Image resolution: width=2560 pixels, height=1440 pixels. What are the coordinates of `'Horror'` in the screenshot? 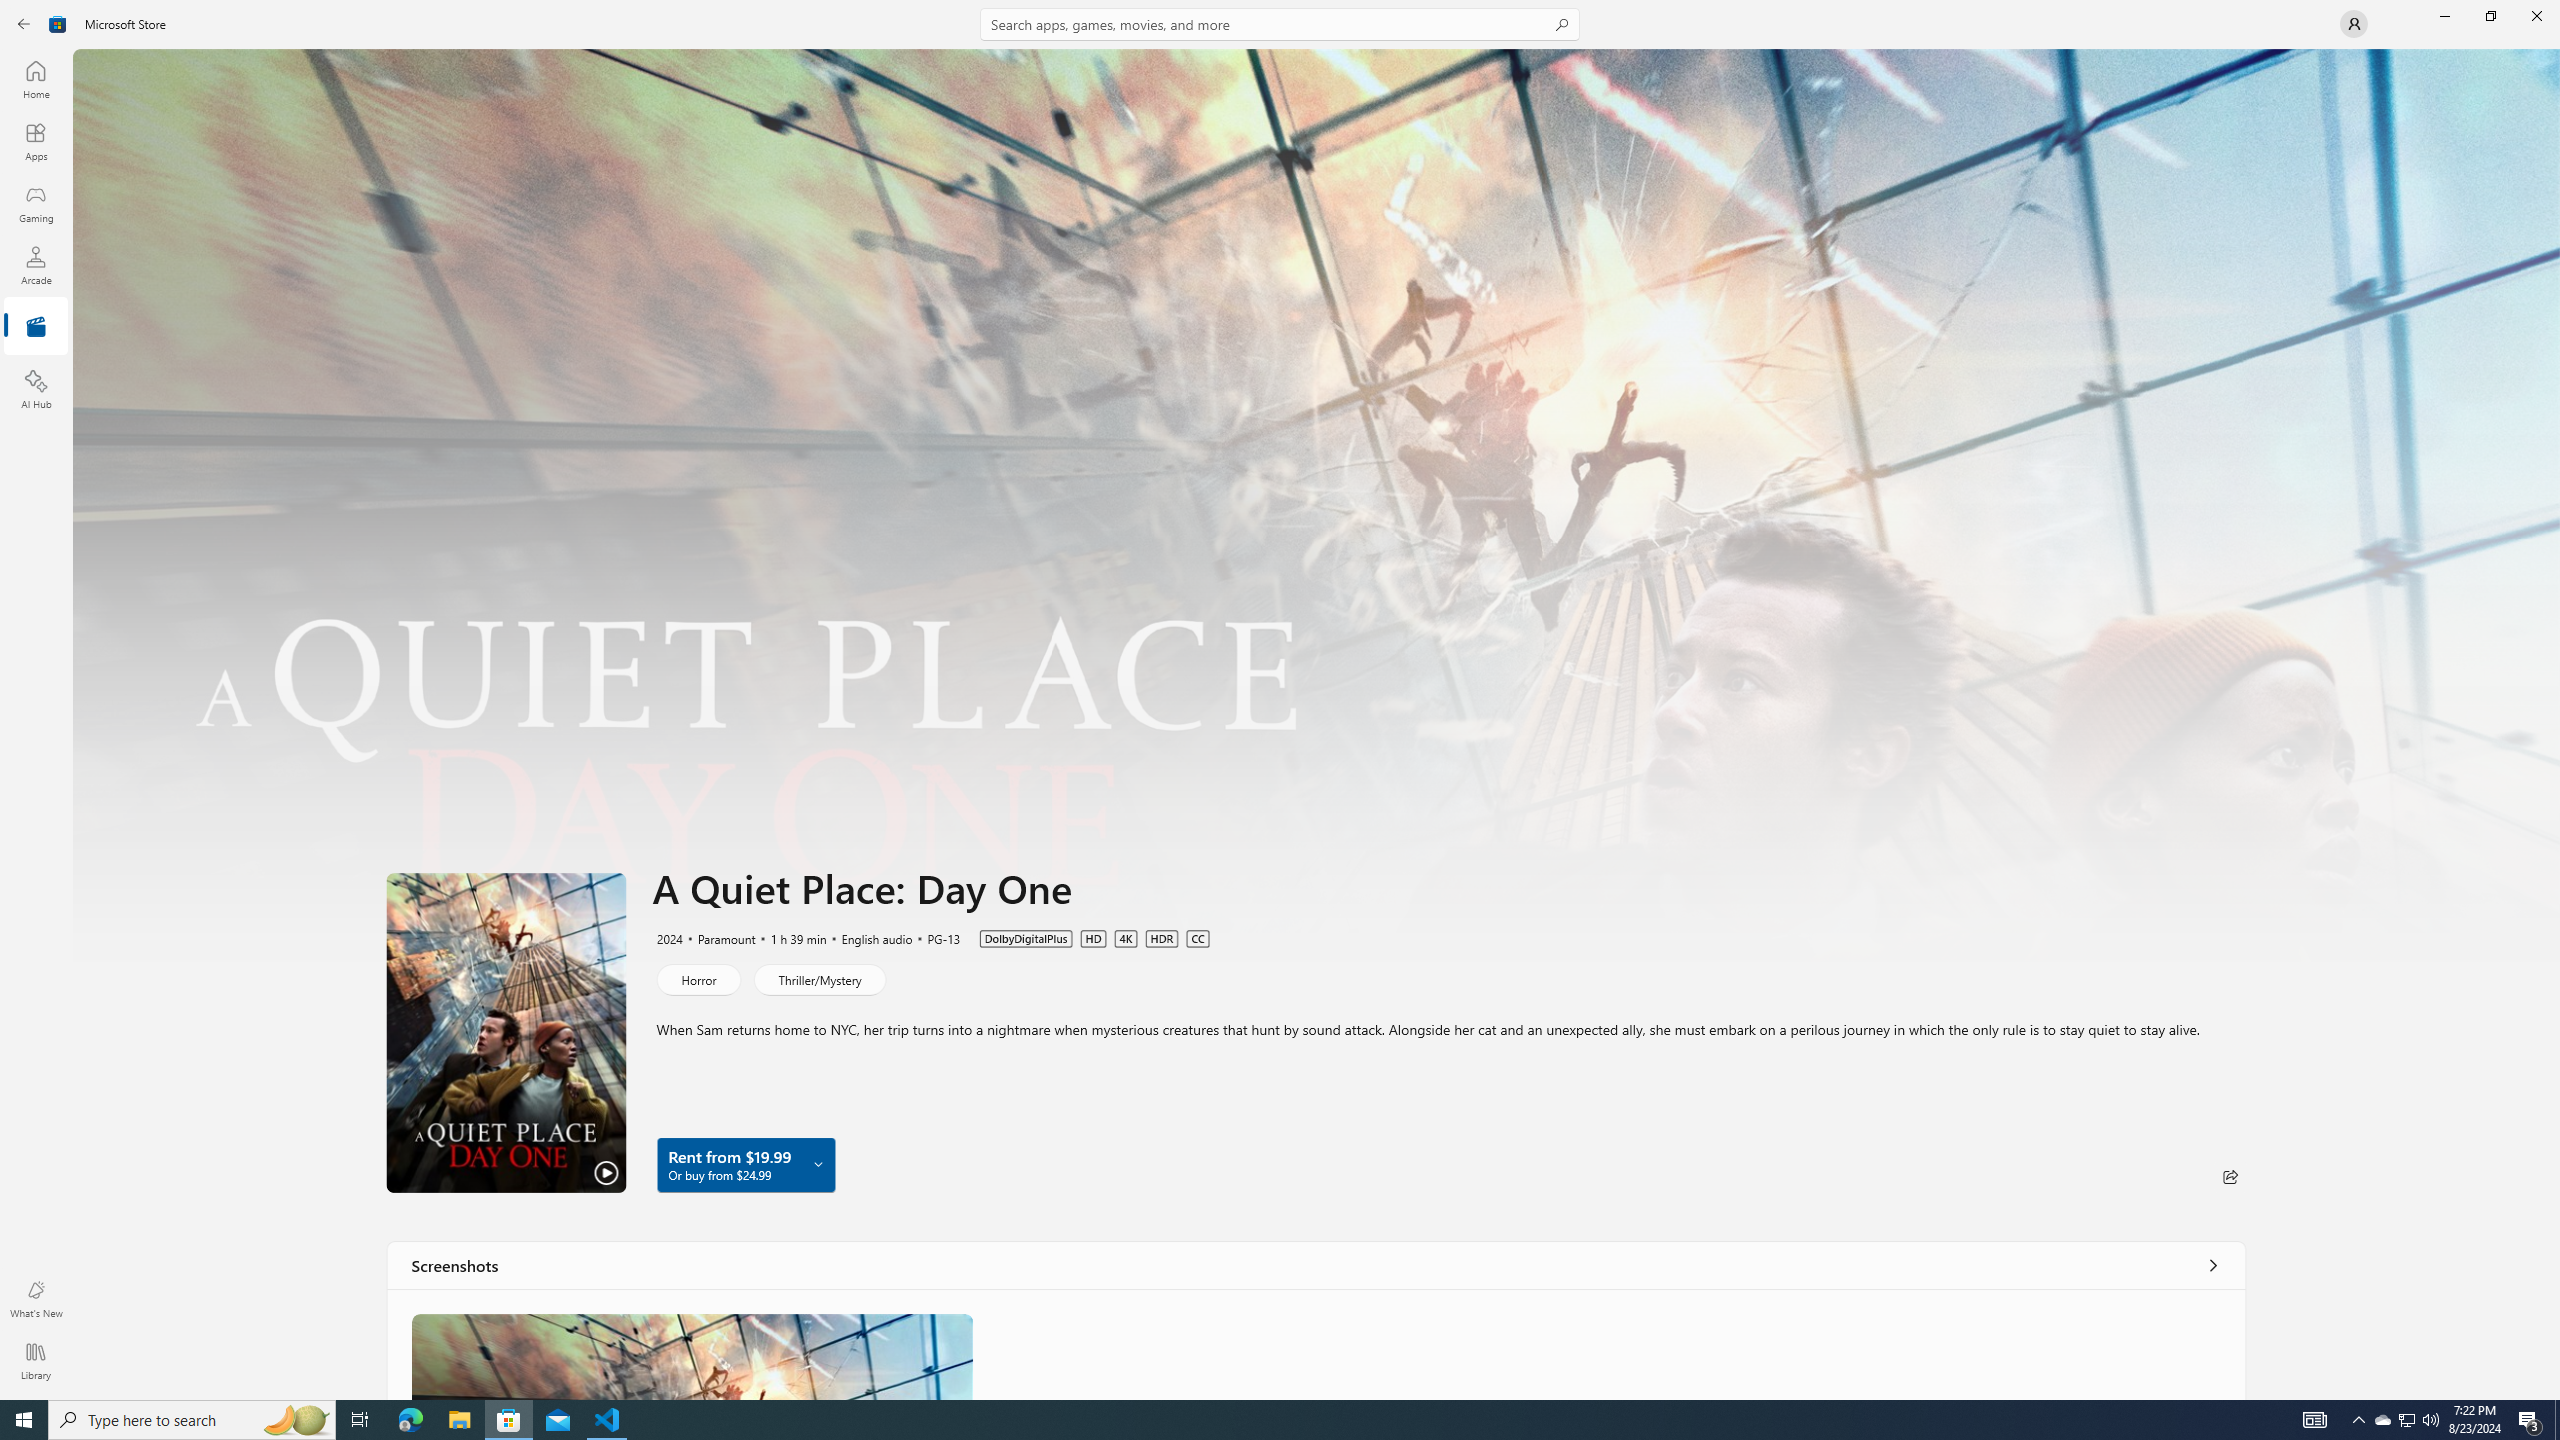 It's located at (697, 978).